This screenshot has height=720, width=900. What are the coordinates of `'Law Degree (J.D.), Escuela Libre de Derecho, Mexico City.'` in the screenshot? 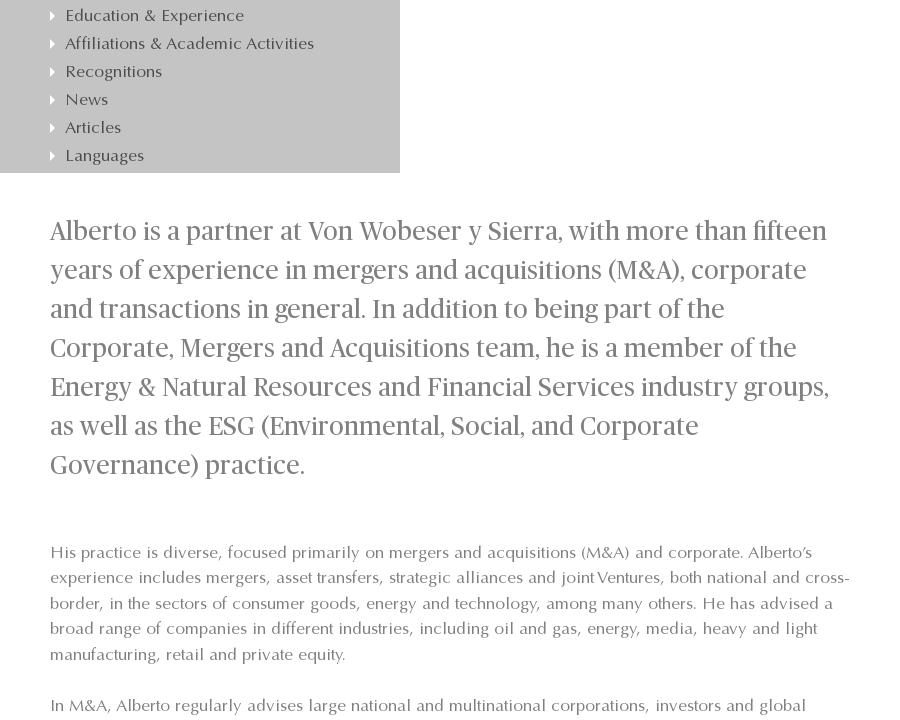 It's located at (81, 335).